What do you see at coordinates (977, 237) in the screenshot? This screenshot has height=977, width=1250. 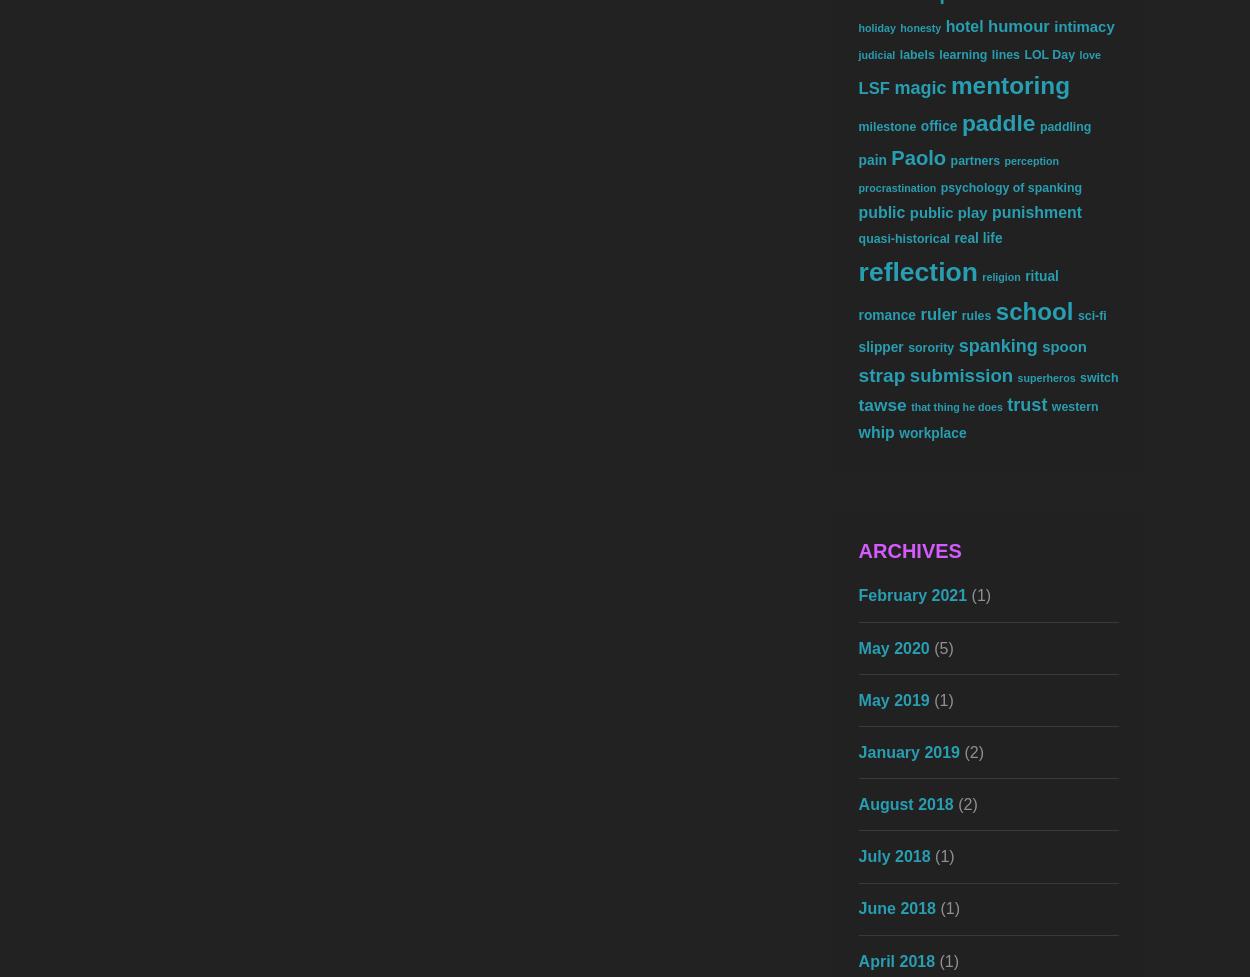 I see `'real life'` at bounding box center [977, 237].